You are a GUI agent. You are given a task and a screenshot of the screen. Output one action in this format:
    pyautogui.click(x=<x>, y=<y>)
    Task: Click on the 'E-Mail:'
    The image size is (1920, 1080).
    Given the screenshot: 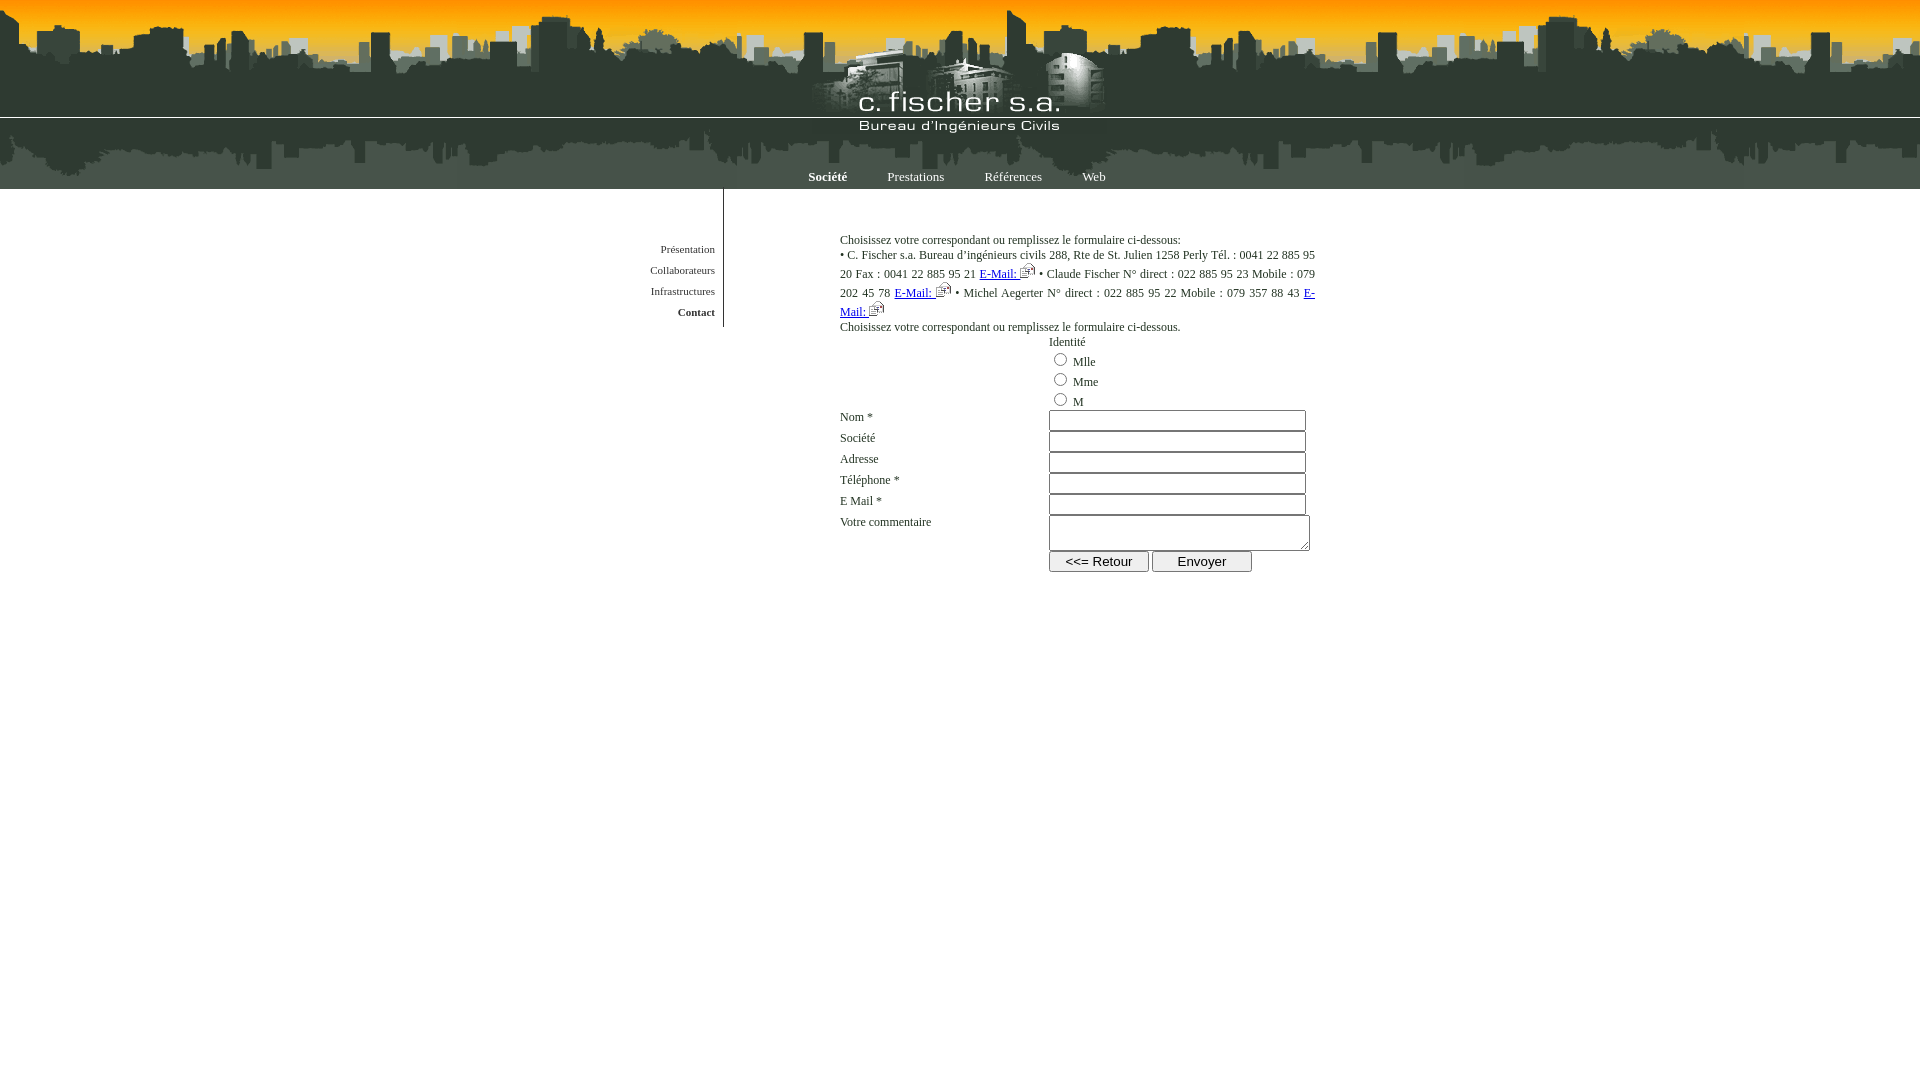 What is the action you would take?
    pyautogui.click(x=1076, y=302)
    